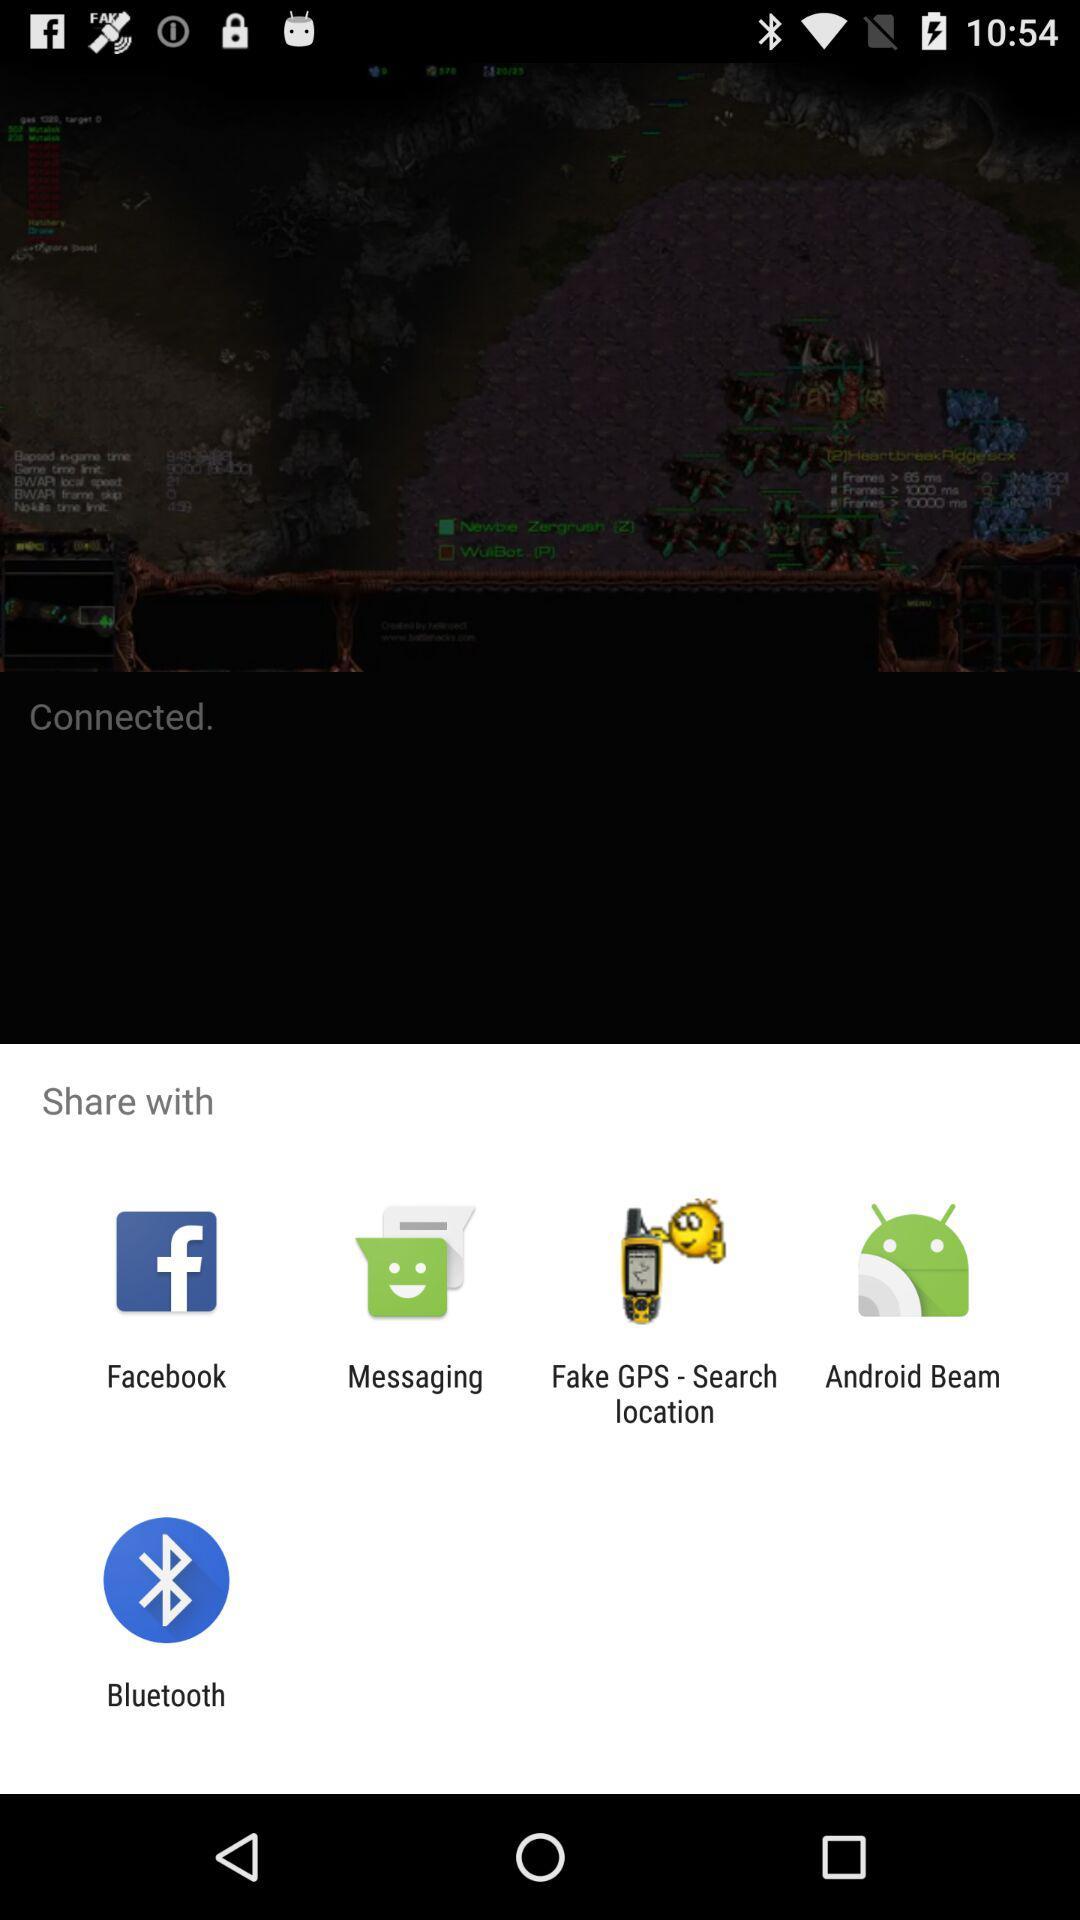 The width and height of the screenshot is (1080, 1920). What do you see at coordinates (913, 1392) in the screenshot?
I see `the app to the right of fake gps search` at bounding box center [913, 1392].